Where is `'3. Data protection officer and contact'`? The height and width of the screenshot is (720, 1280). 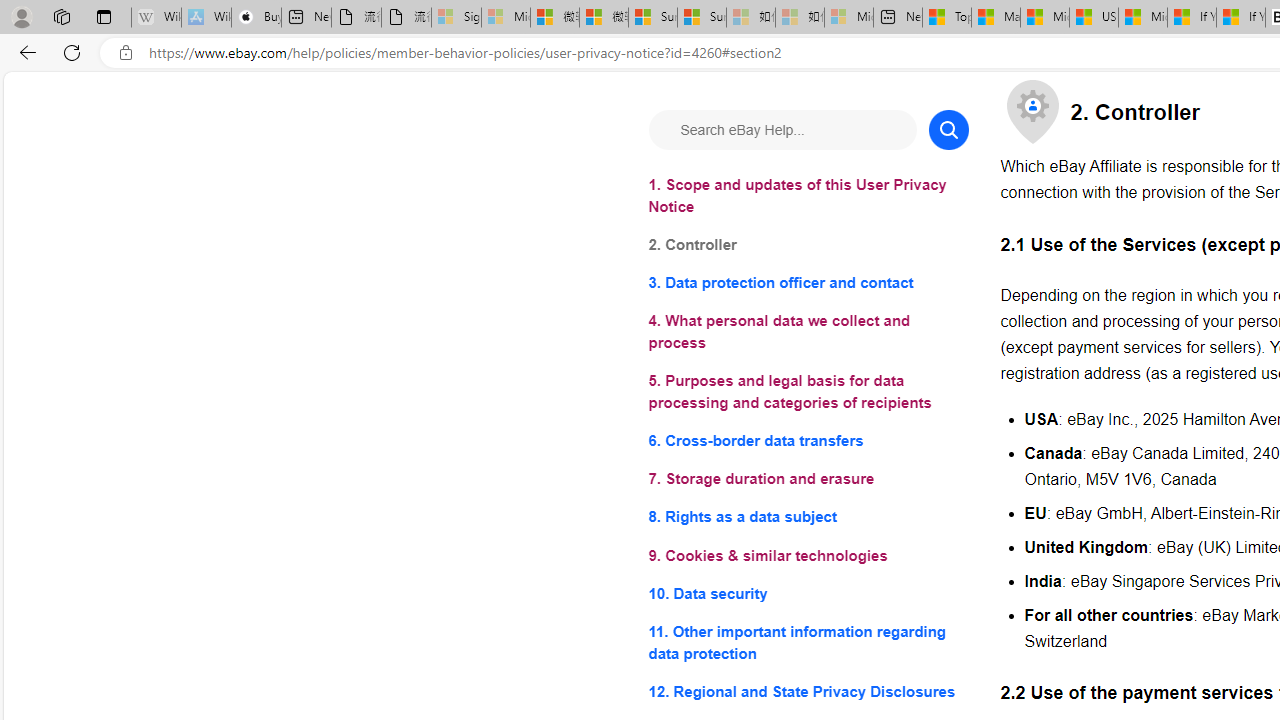
'3. Data protection officer and contact' is located at coordinates (808, 283).